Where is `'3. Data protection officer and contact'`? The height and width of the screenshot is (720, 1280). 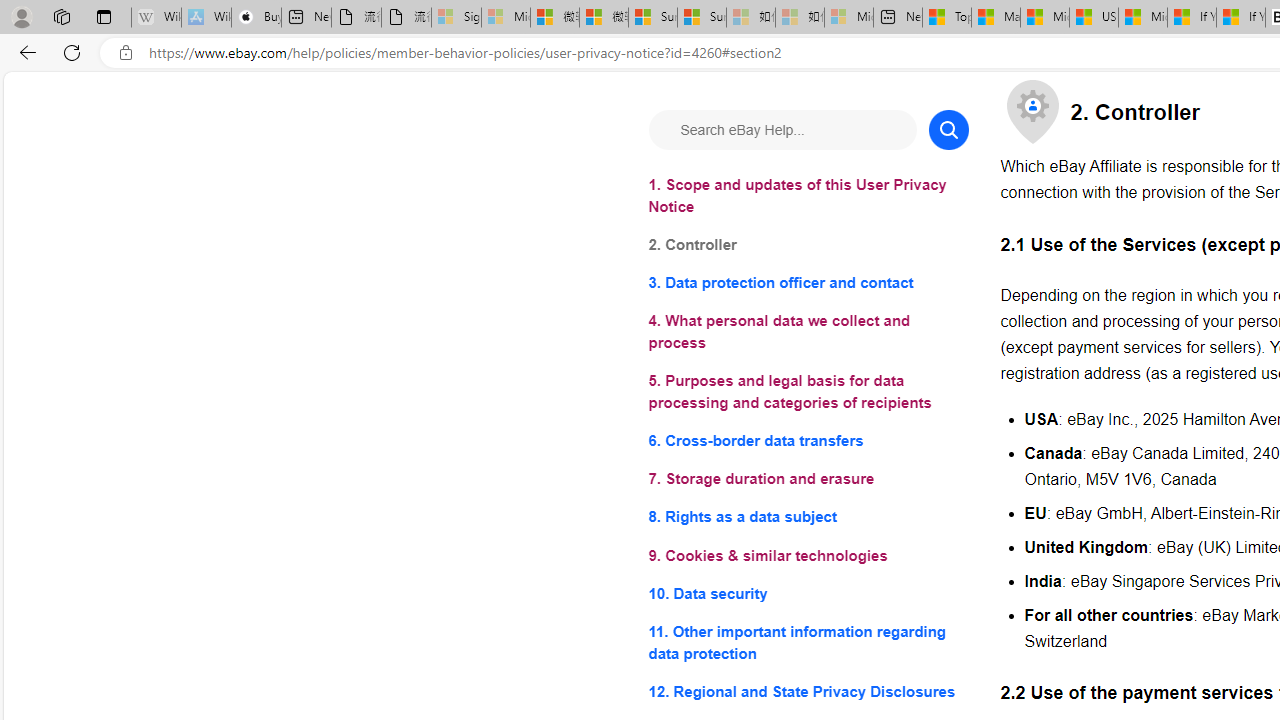
'3. Data protection officer and contact' is located at coordinates (808, 283).